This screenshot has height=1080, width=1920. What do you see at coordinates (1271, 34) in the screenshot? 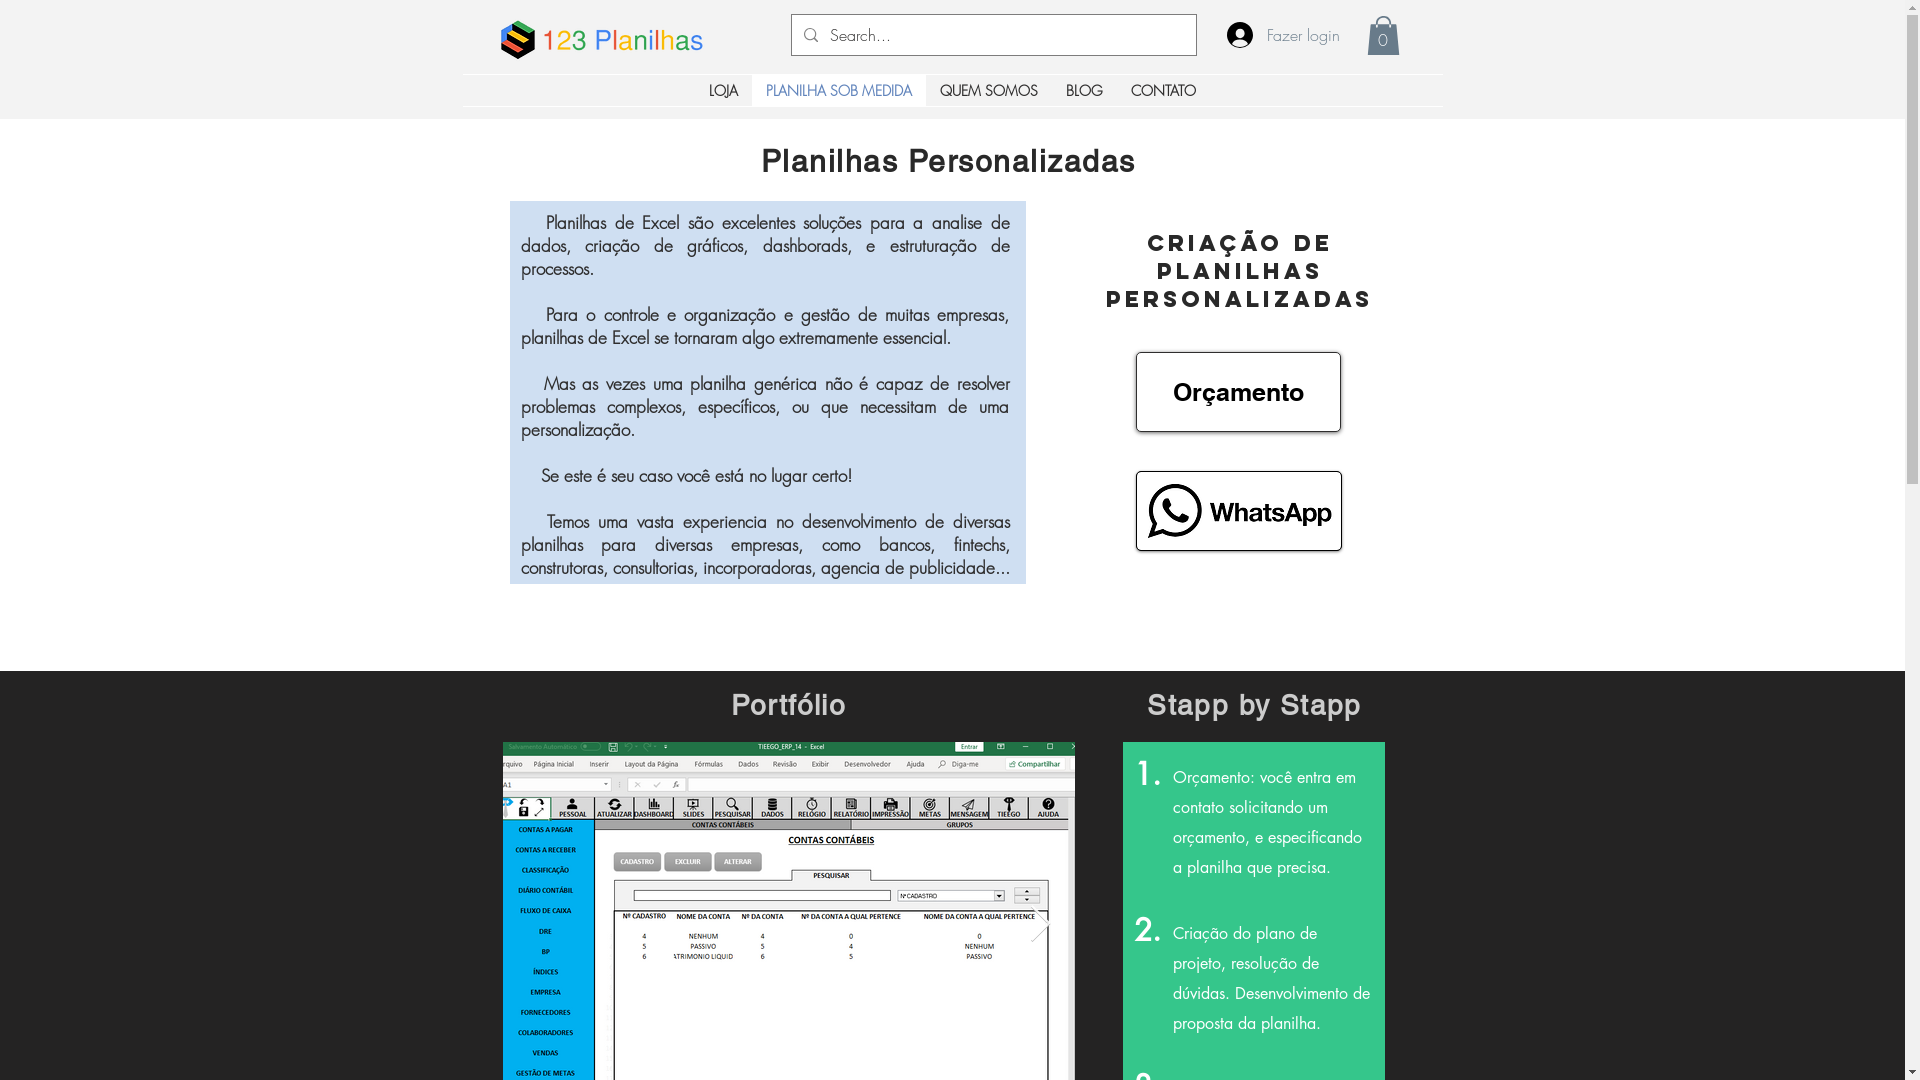
I see `'Fazer login'` at bounding box center [1271, 34].